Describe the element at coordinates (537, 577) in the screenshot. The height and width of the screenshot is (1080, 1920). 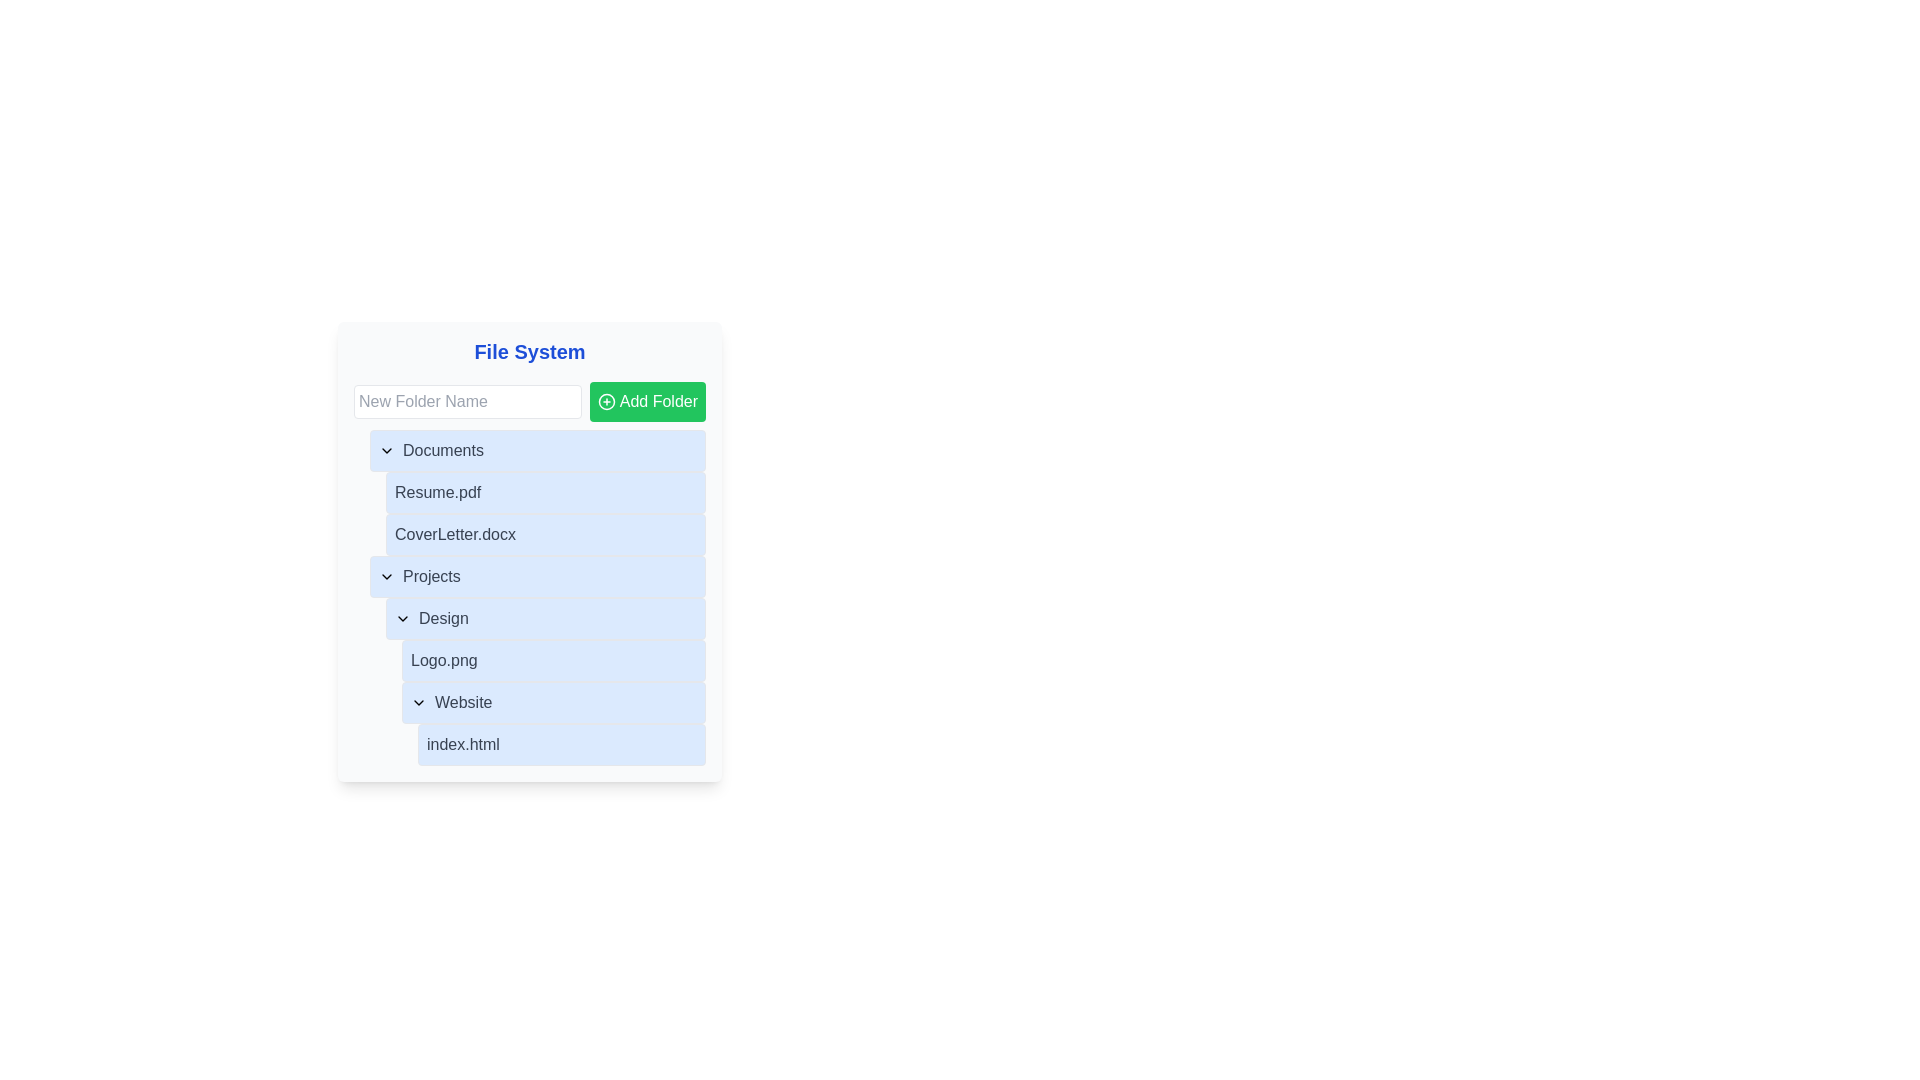
I see `the 'Projects' collapsible list item` at that location.